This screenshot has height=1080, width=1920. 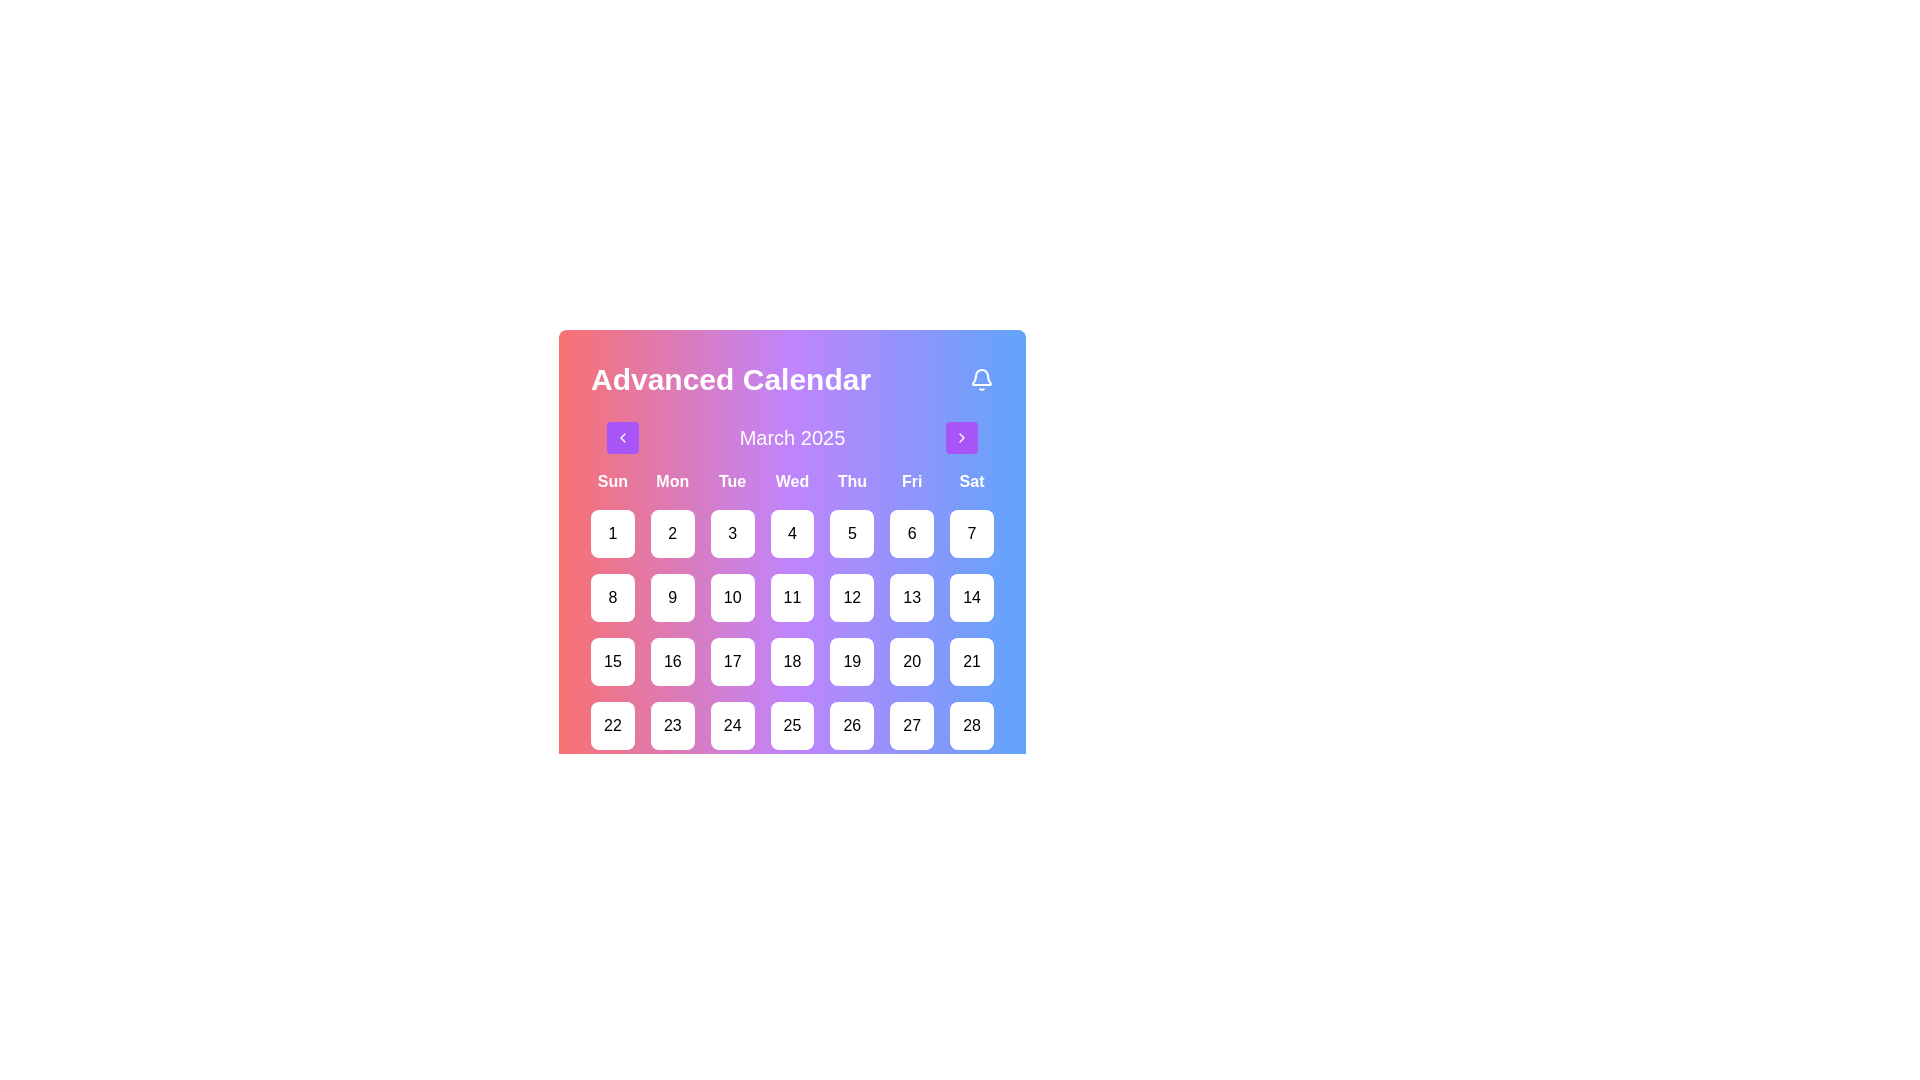 I want to click on the calendar date button displaying '9' located under the 'Mon' column in the second row, so click(x=672, y=596).